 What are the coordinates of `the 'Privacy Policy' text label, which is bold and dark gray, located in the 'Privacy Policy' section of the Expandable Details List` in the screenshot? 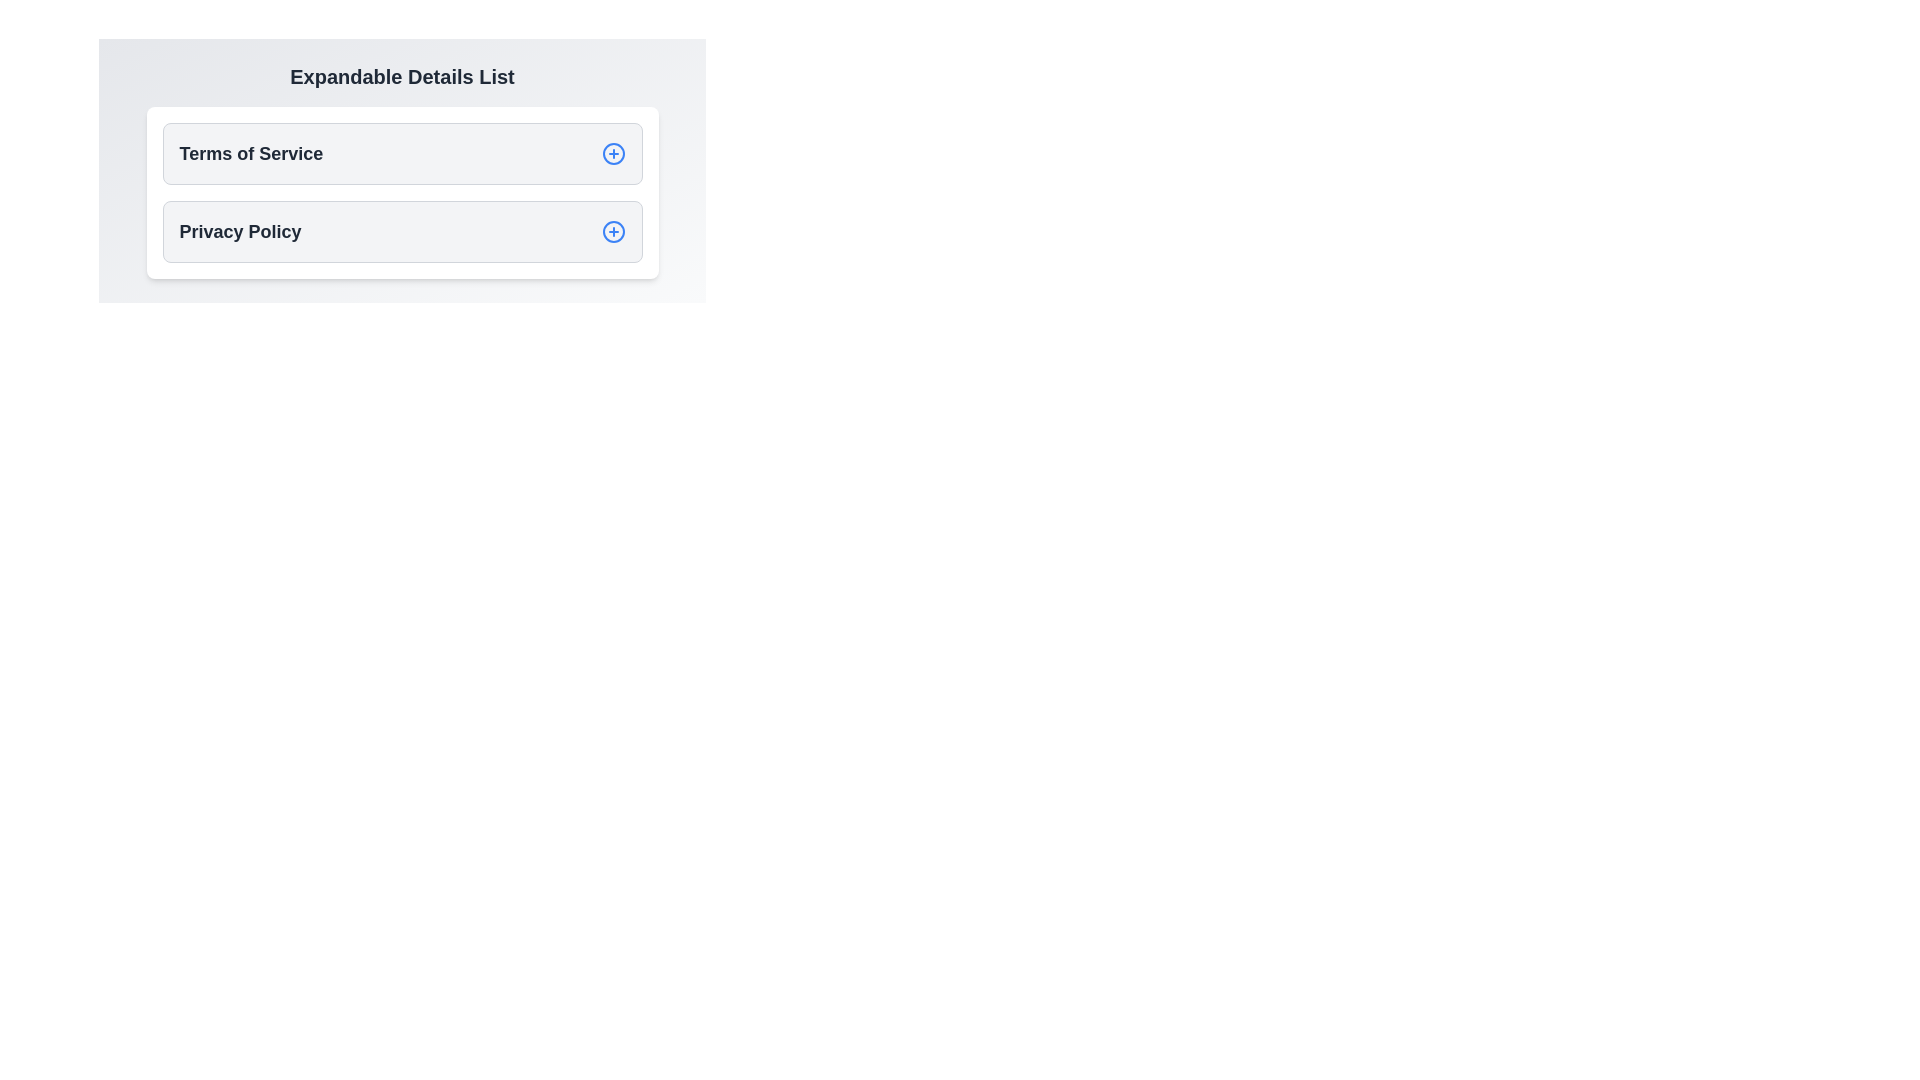 It's located at (240, 230).